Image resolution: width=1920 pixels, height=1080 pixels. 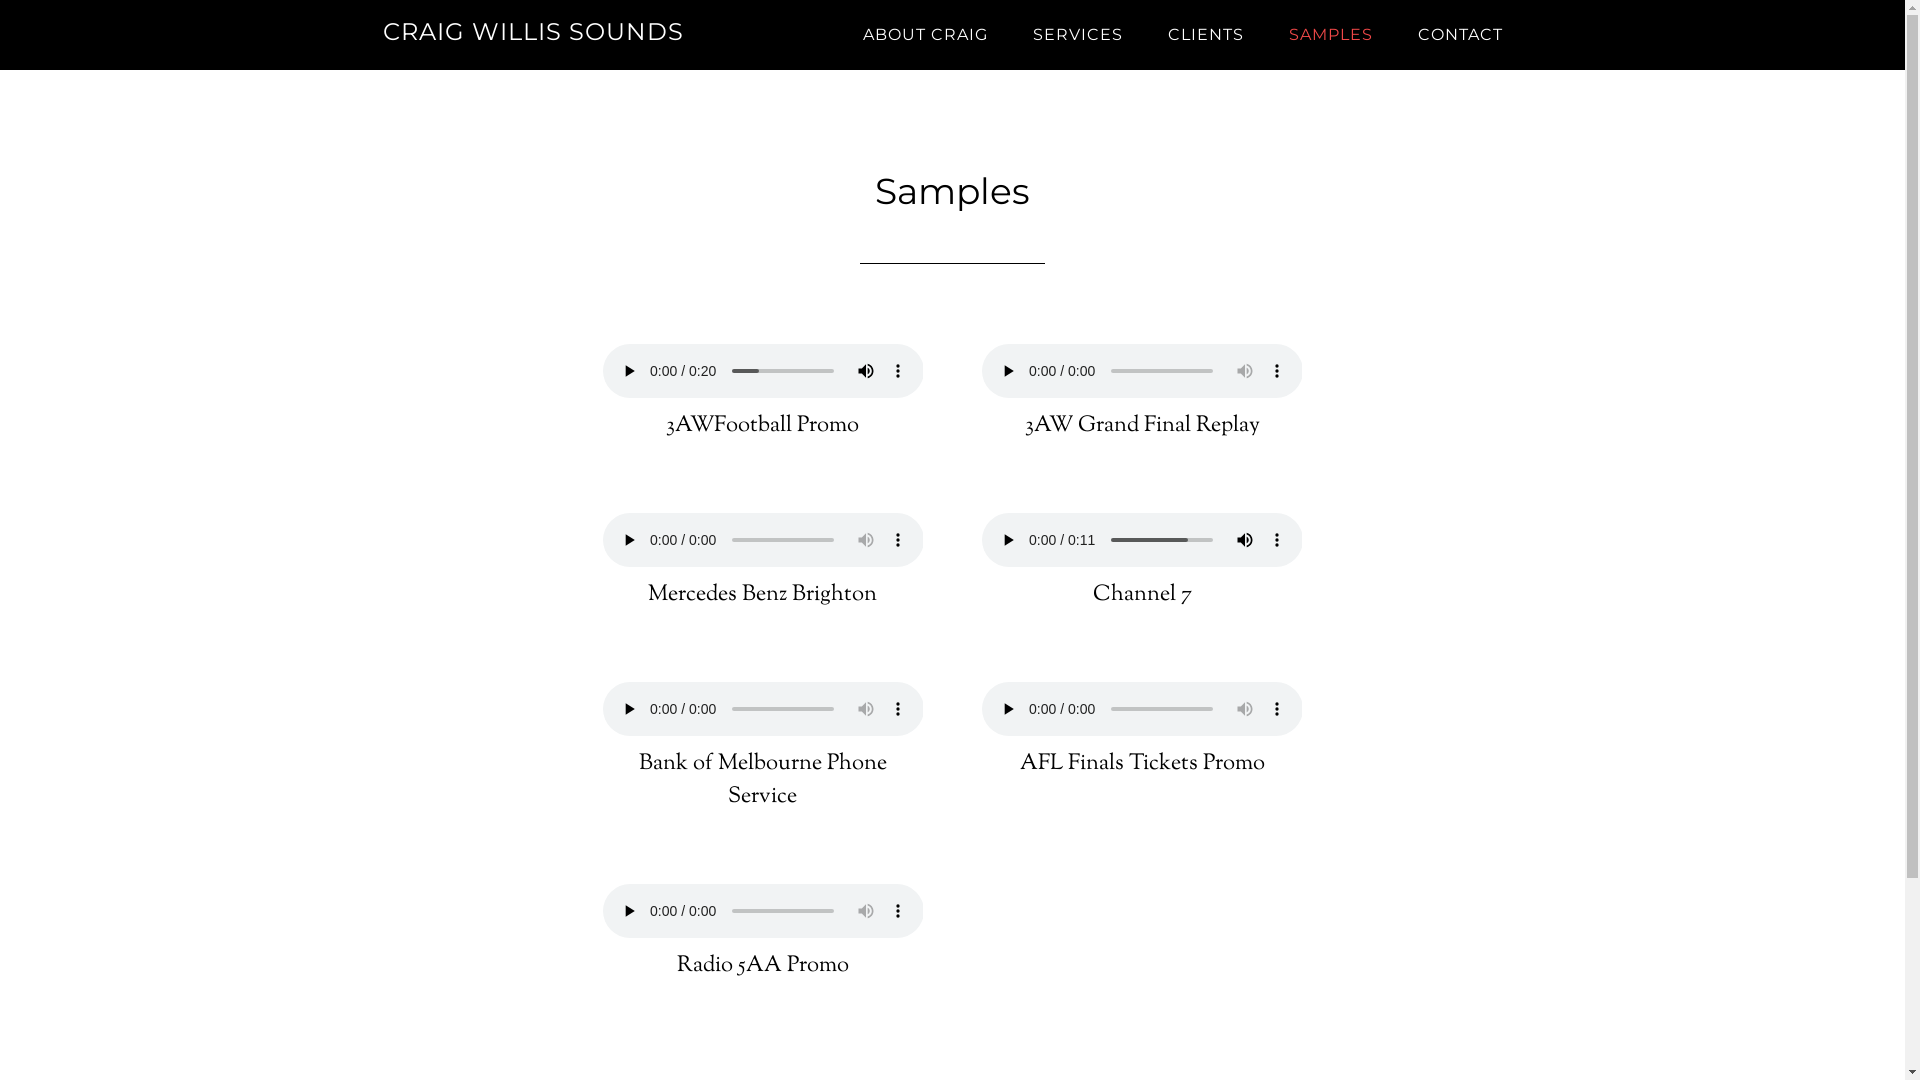 I want to click on 'SERVICES', so click(x=1075, y=34).